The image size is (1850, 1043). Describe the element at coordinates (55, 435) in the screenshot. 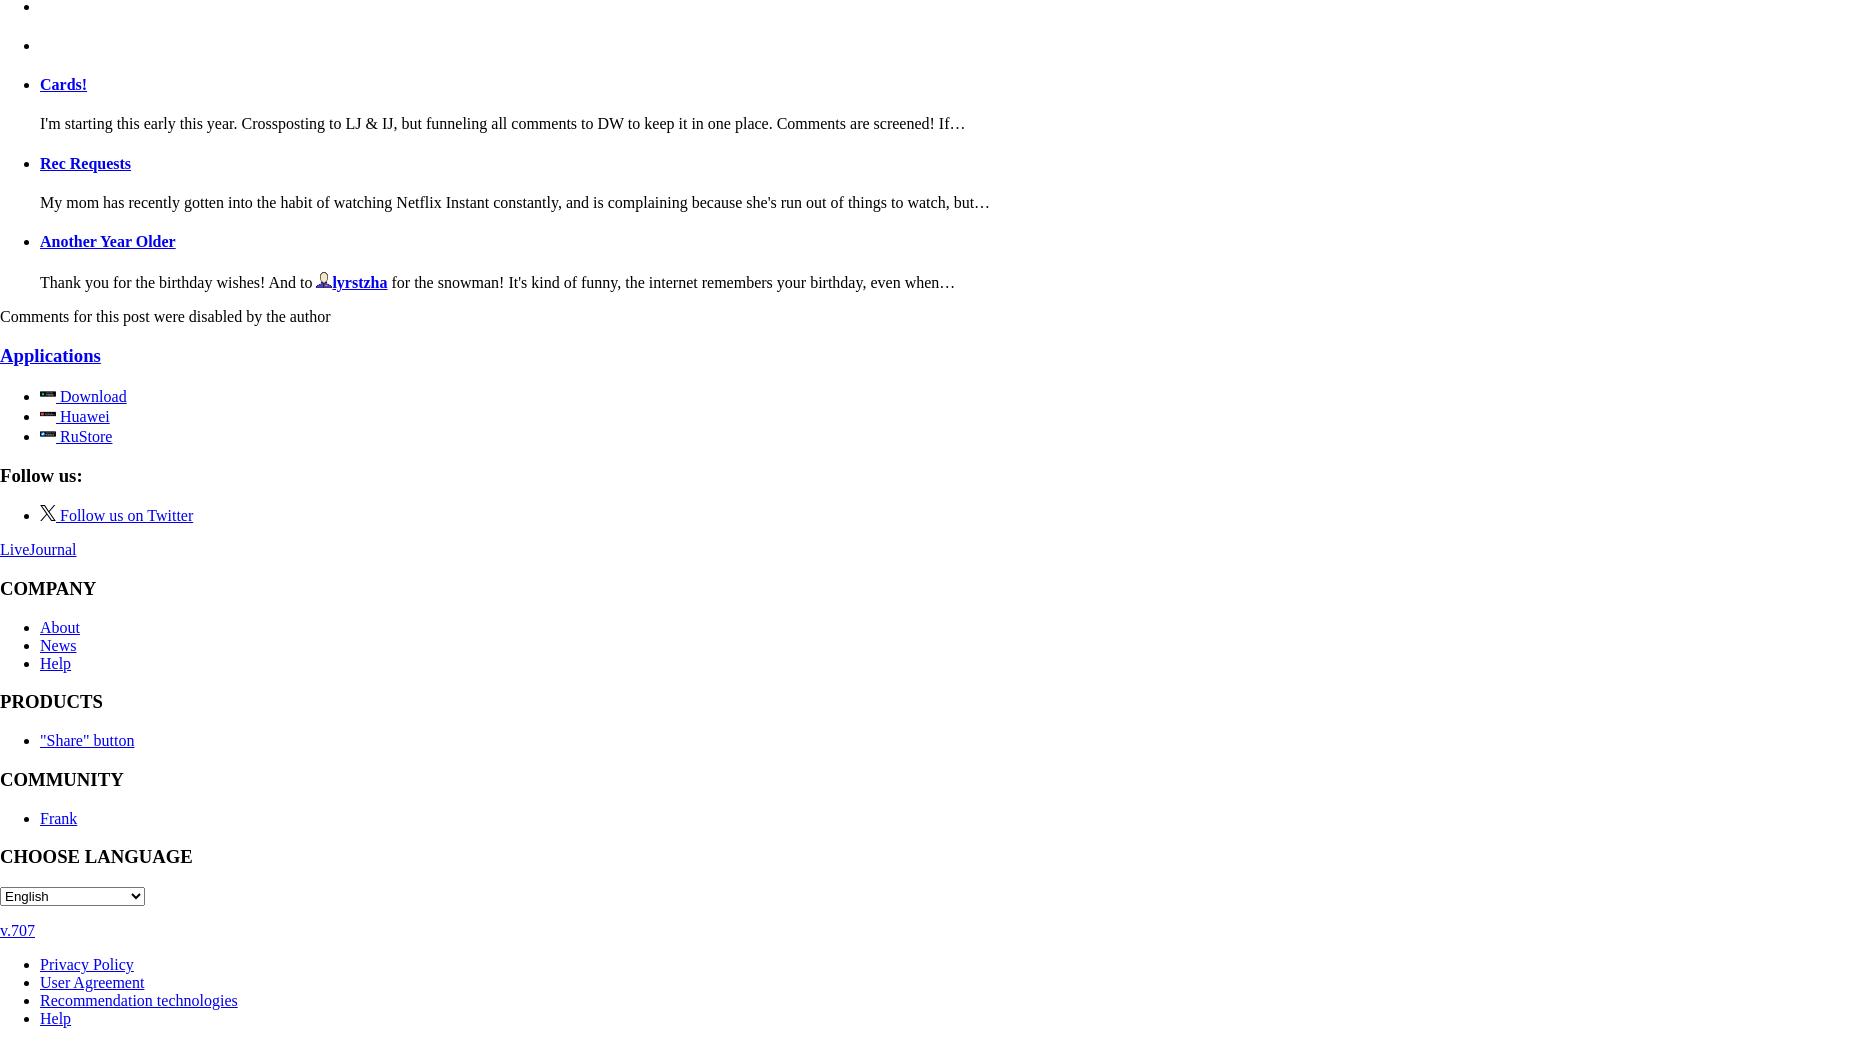

I see `'RuStore'` at that location.